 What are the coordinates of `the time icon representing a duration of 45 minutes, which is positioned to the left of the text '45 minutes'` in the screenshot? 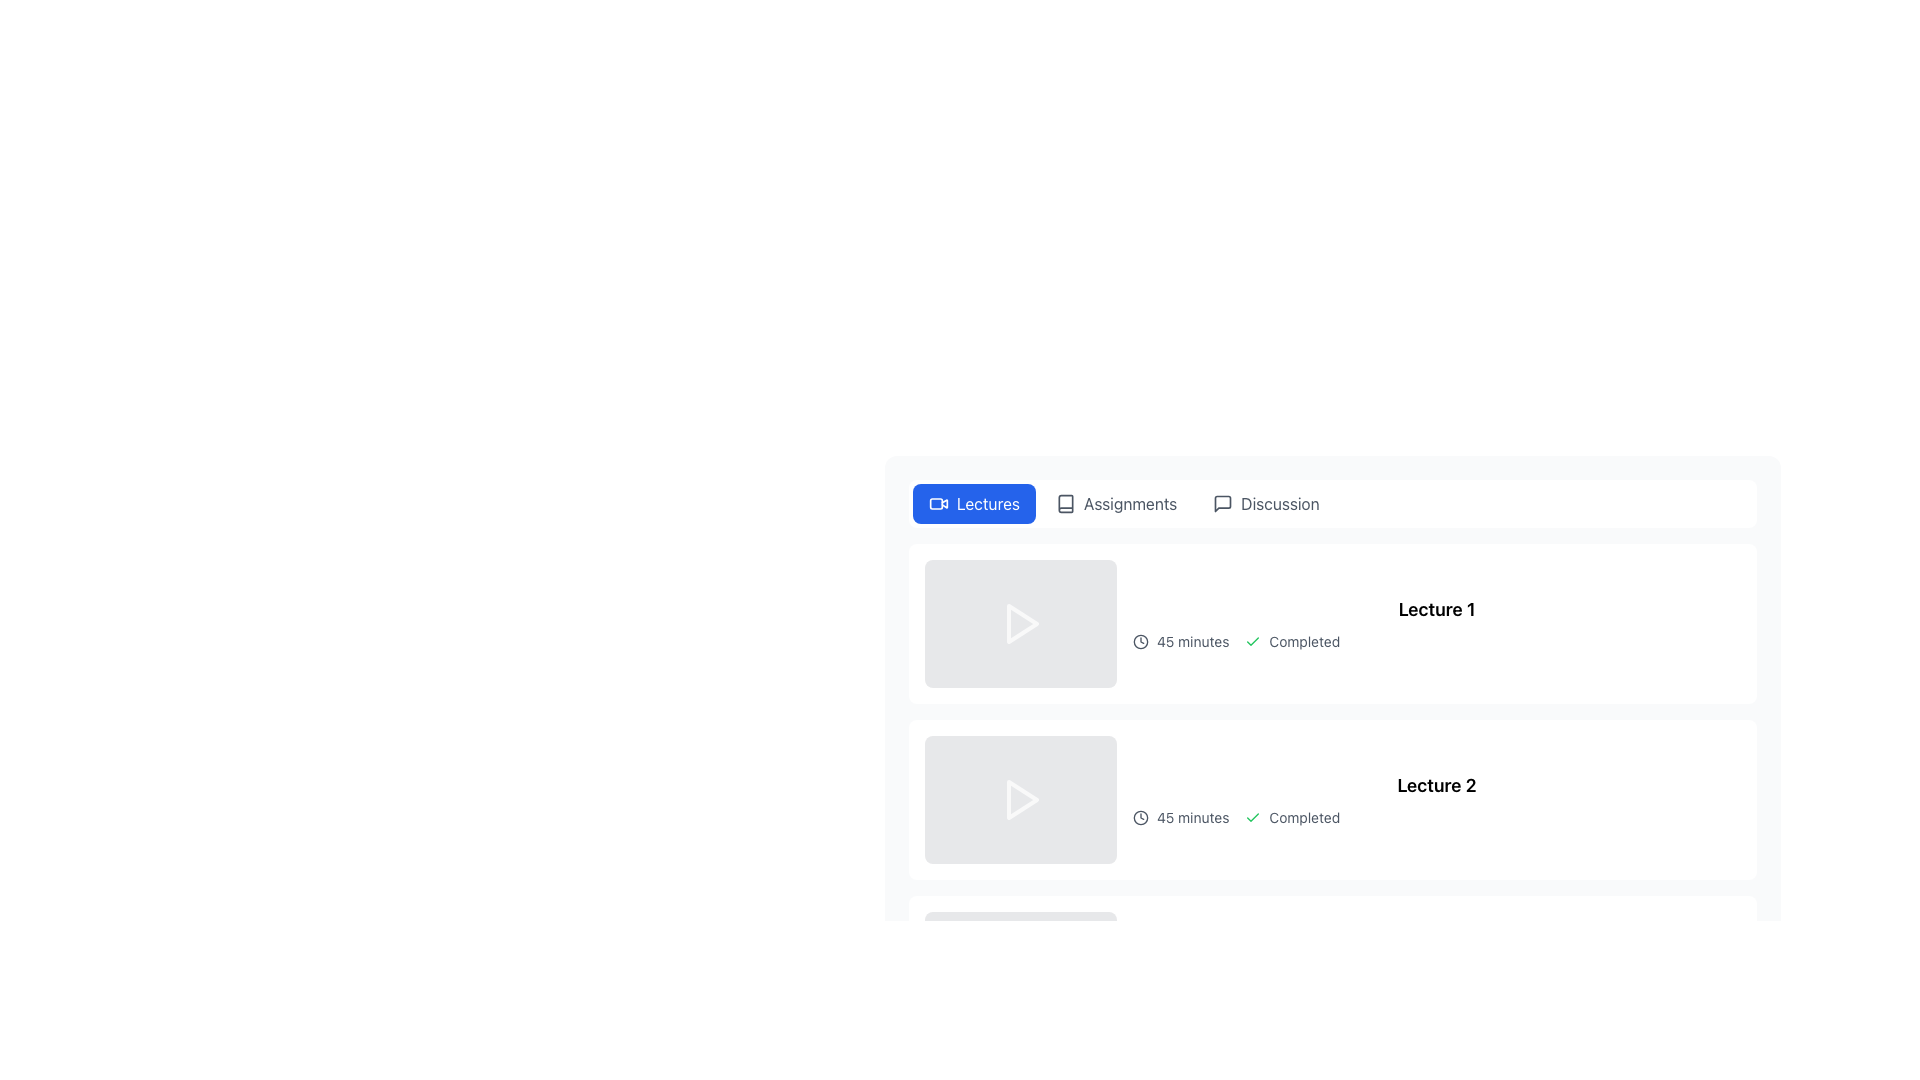 It's located at (1141, 817).